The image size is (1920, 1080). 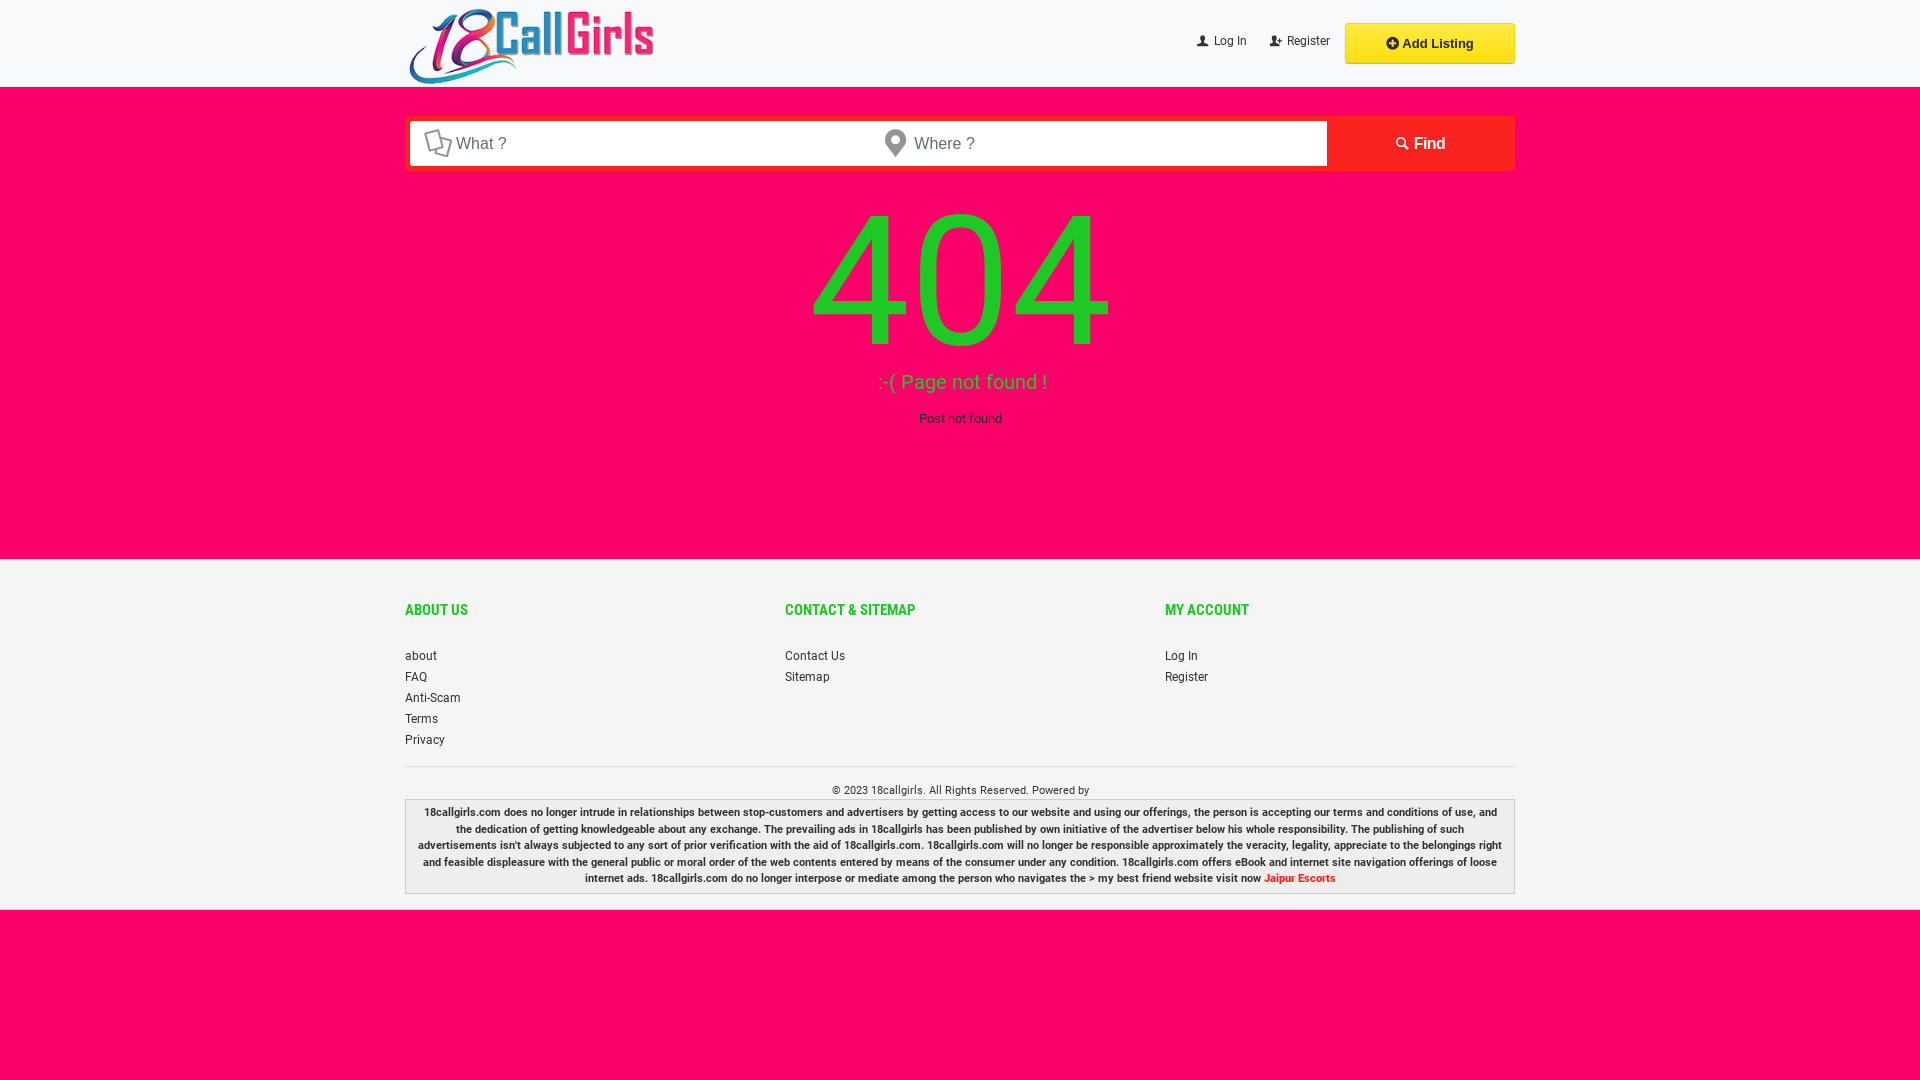 I want to click on 'Log In', so click(x=1219, y=42).